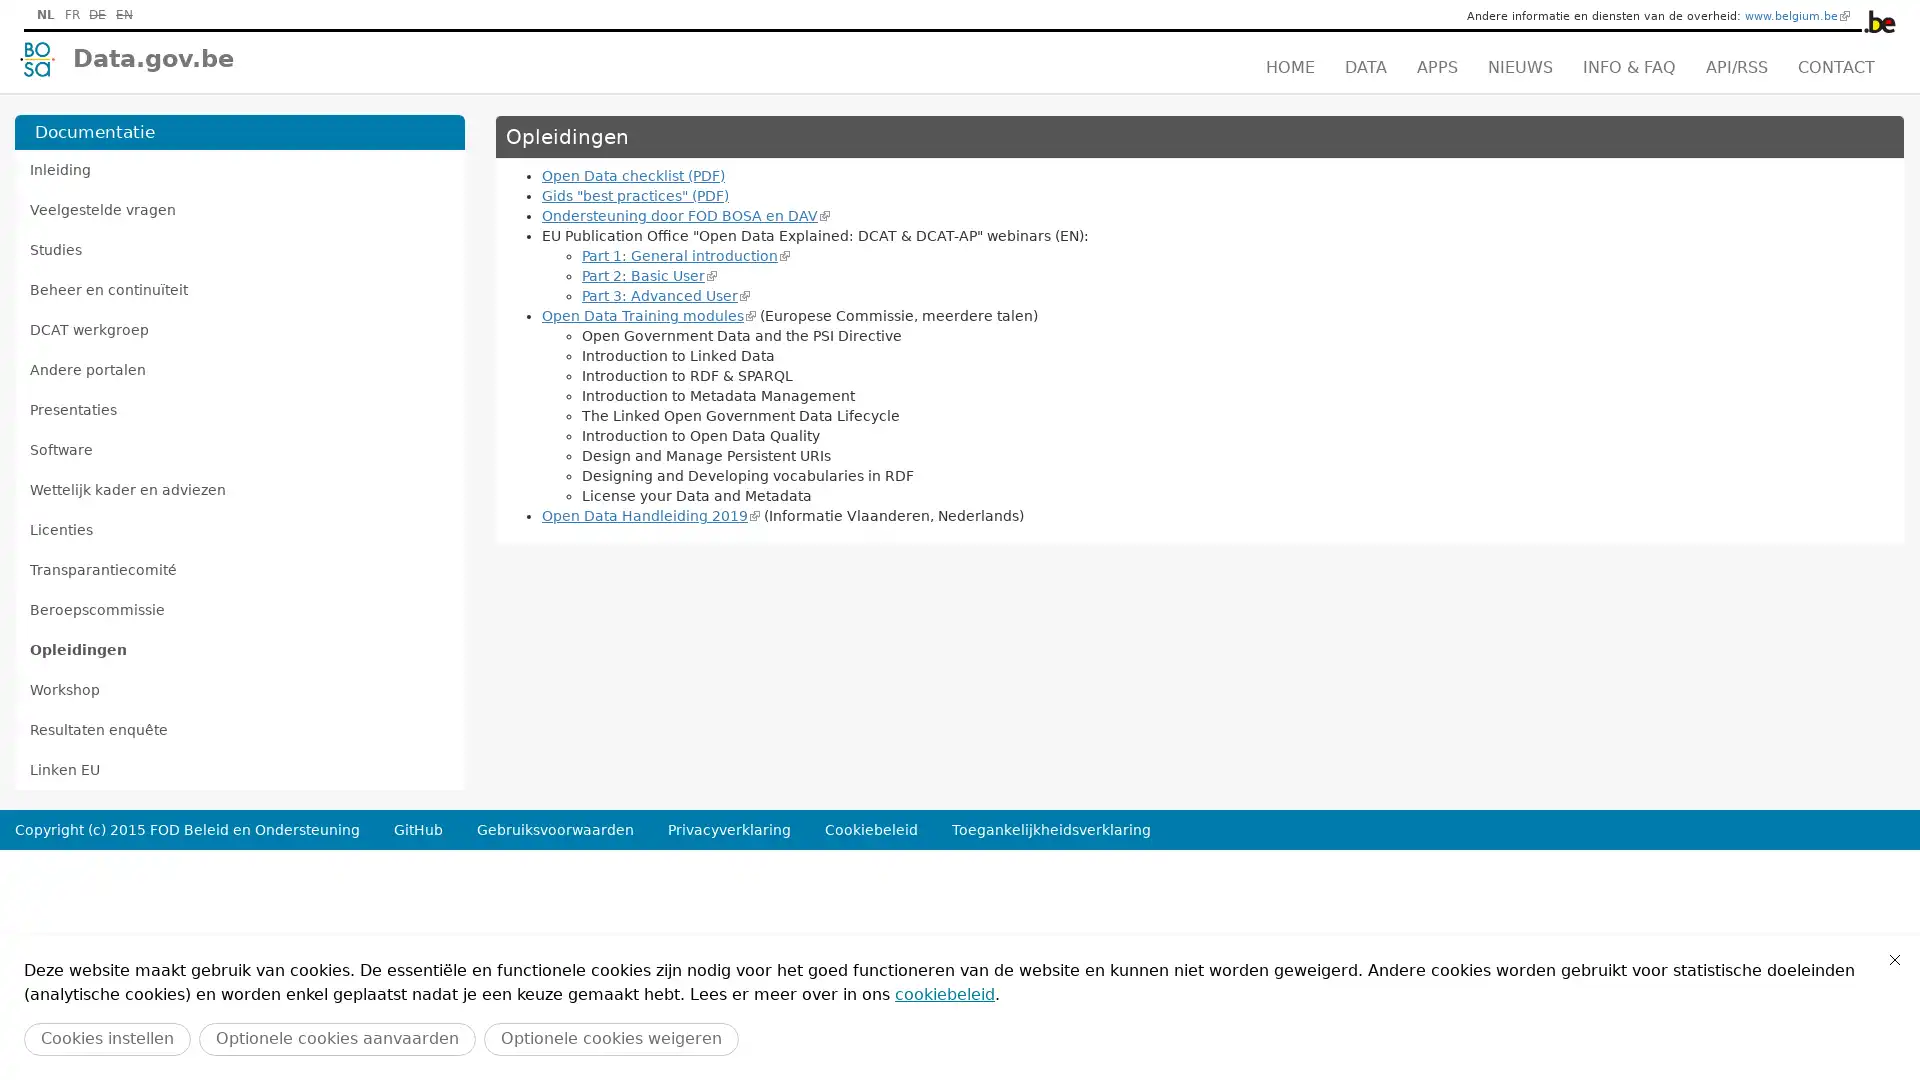 The width and height of the screenshot is (1920, 1080). I want to click on Cookies instellen, so click(106, 1038).